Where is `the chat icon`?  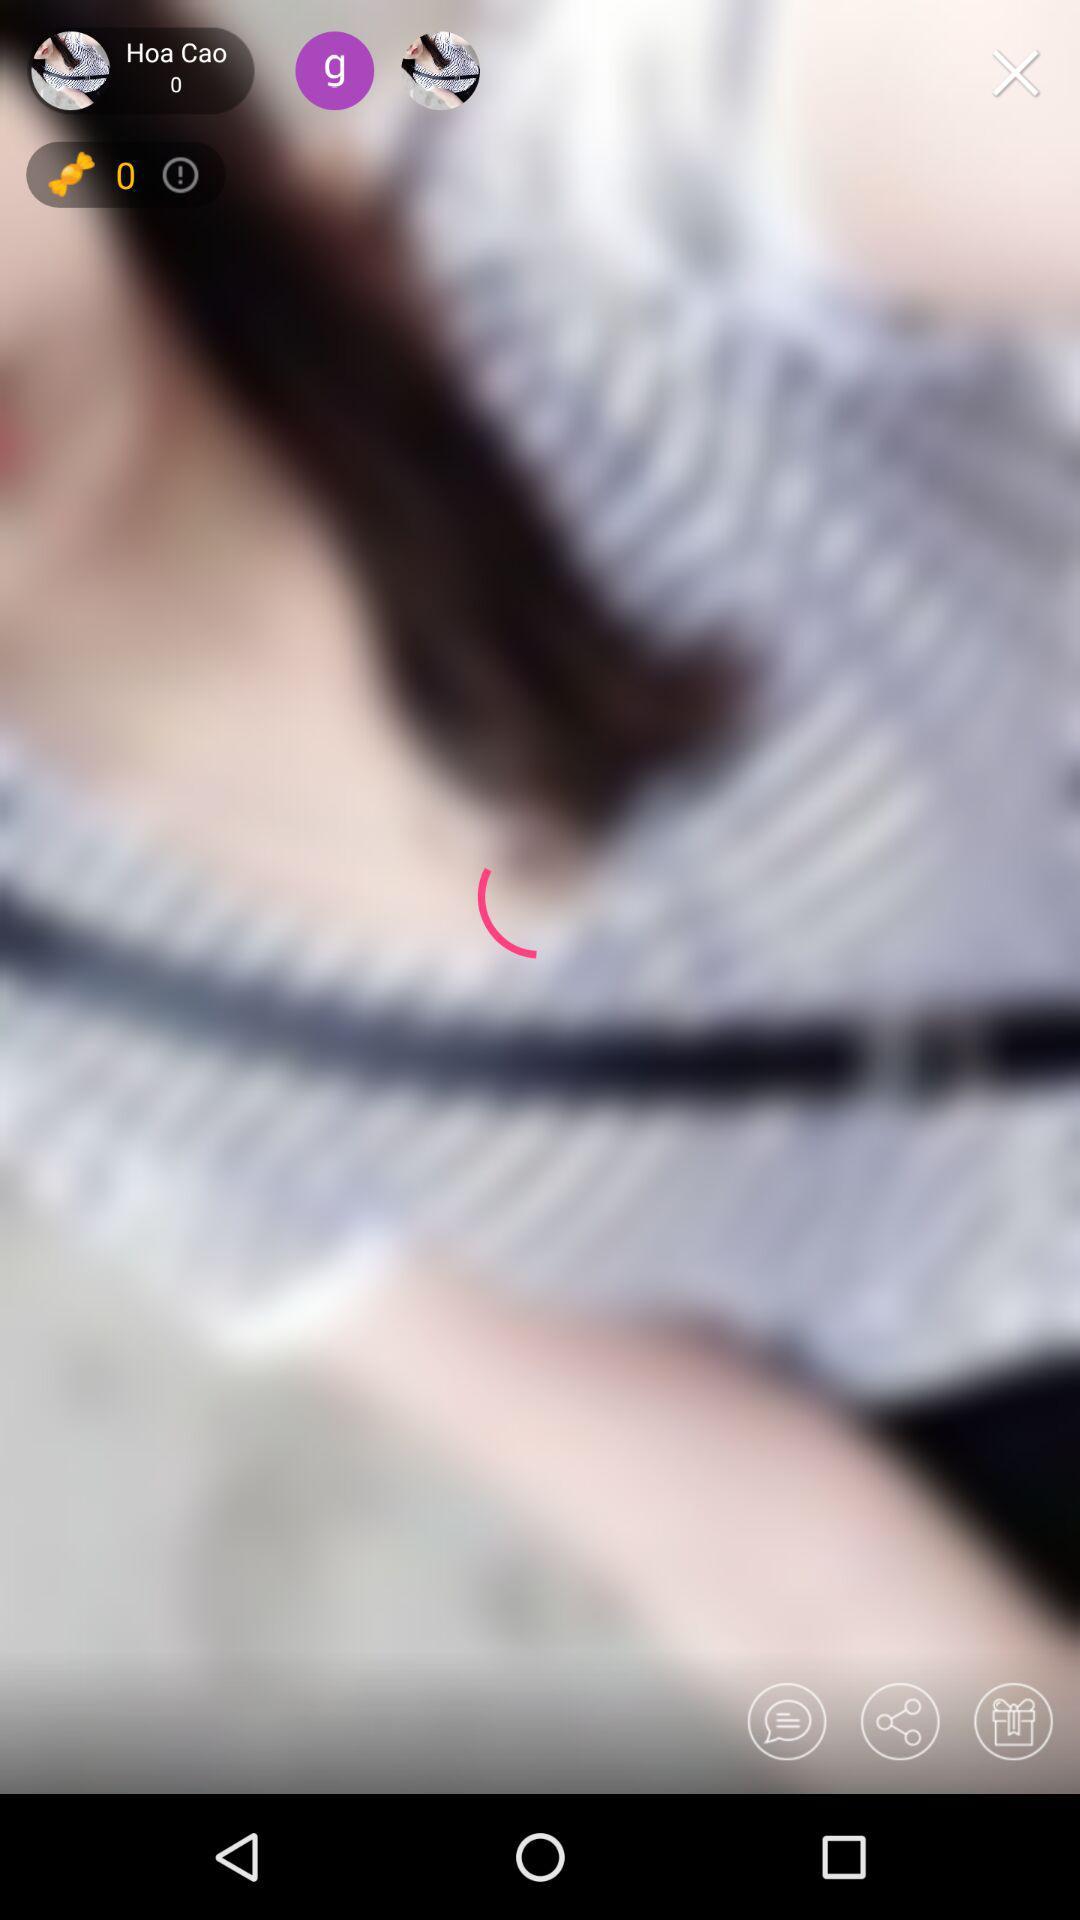 the chat icon is located at coordinates (785, 1720).